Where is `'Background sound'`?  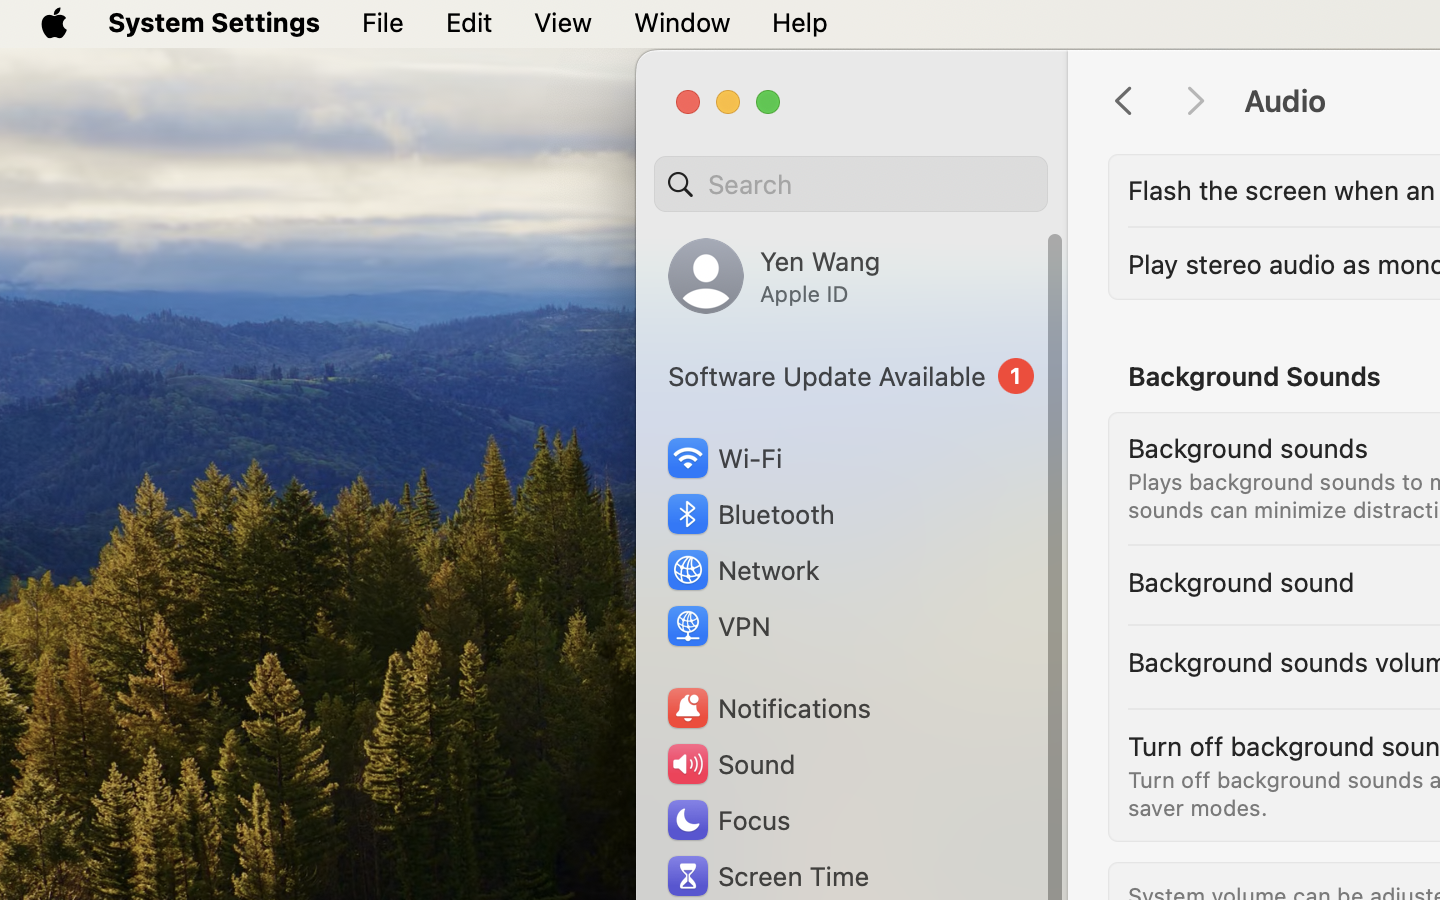 'Background sound' is located at coordinates (1239, 582).